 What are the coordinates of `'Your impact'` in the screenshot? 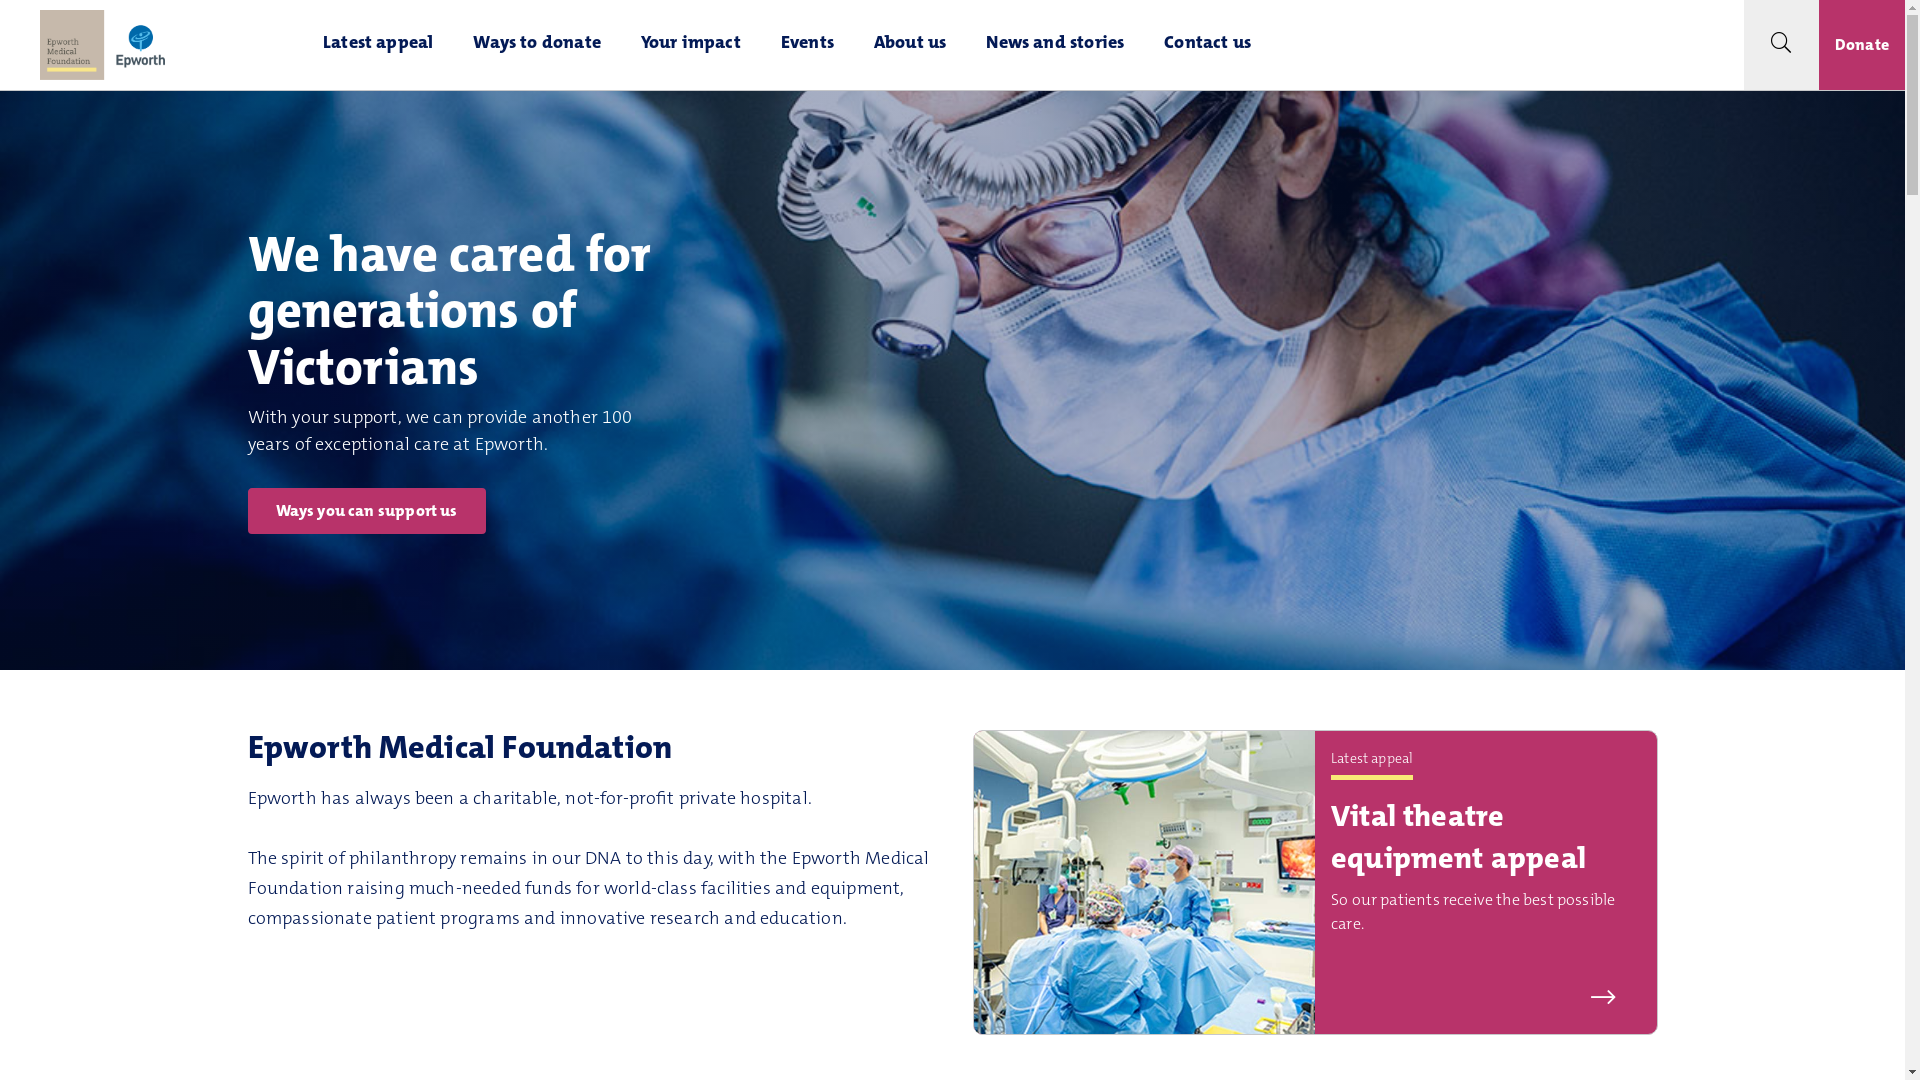 It's located at (619, 45).